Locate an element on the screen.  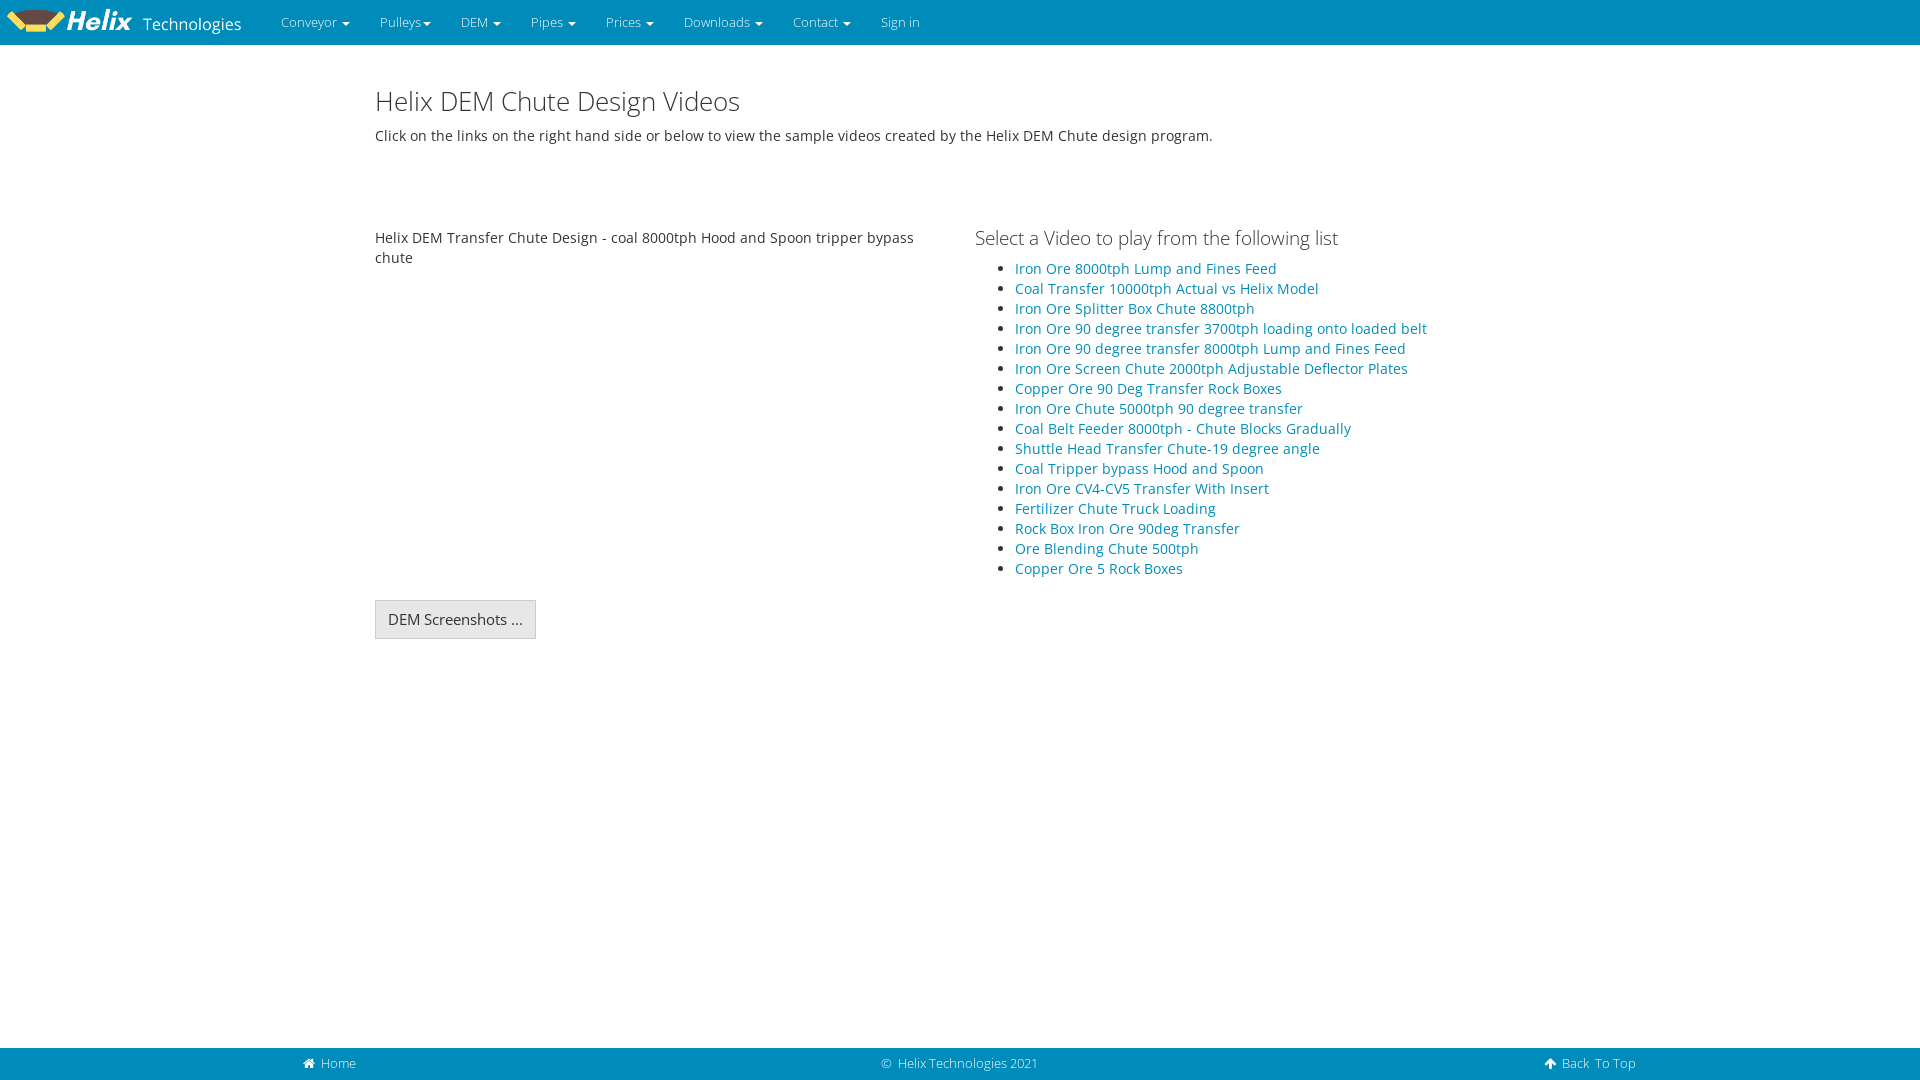
'Conveyor ' is located at coordinates (314, 22).